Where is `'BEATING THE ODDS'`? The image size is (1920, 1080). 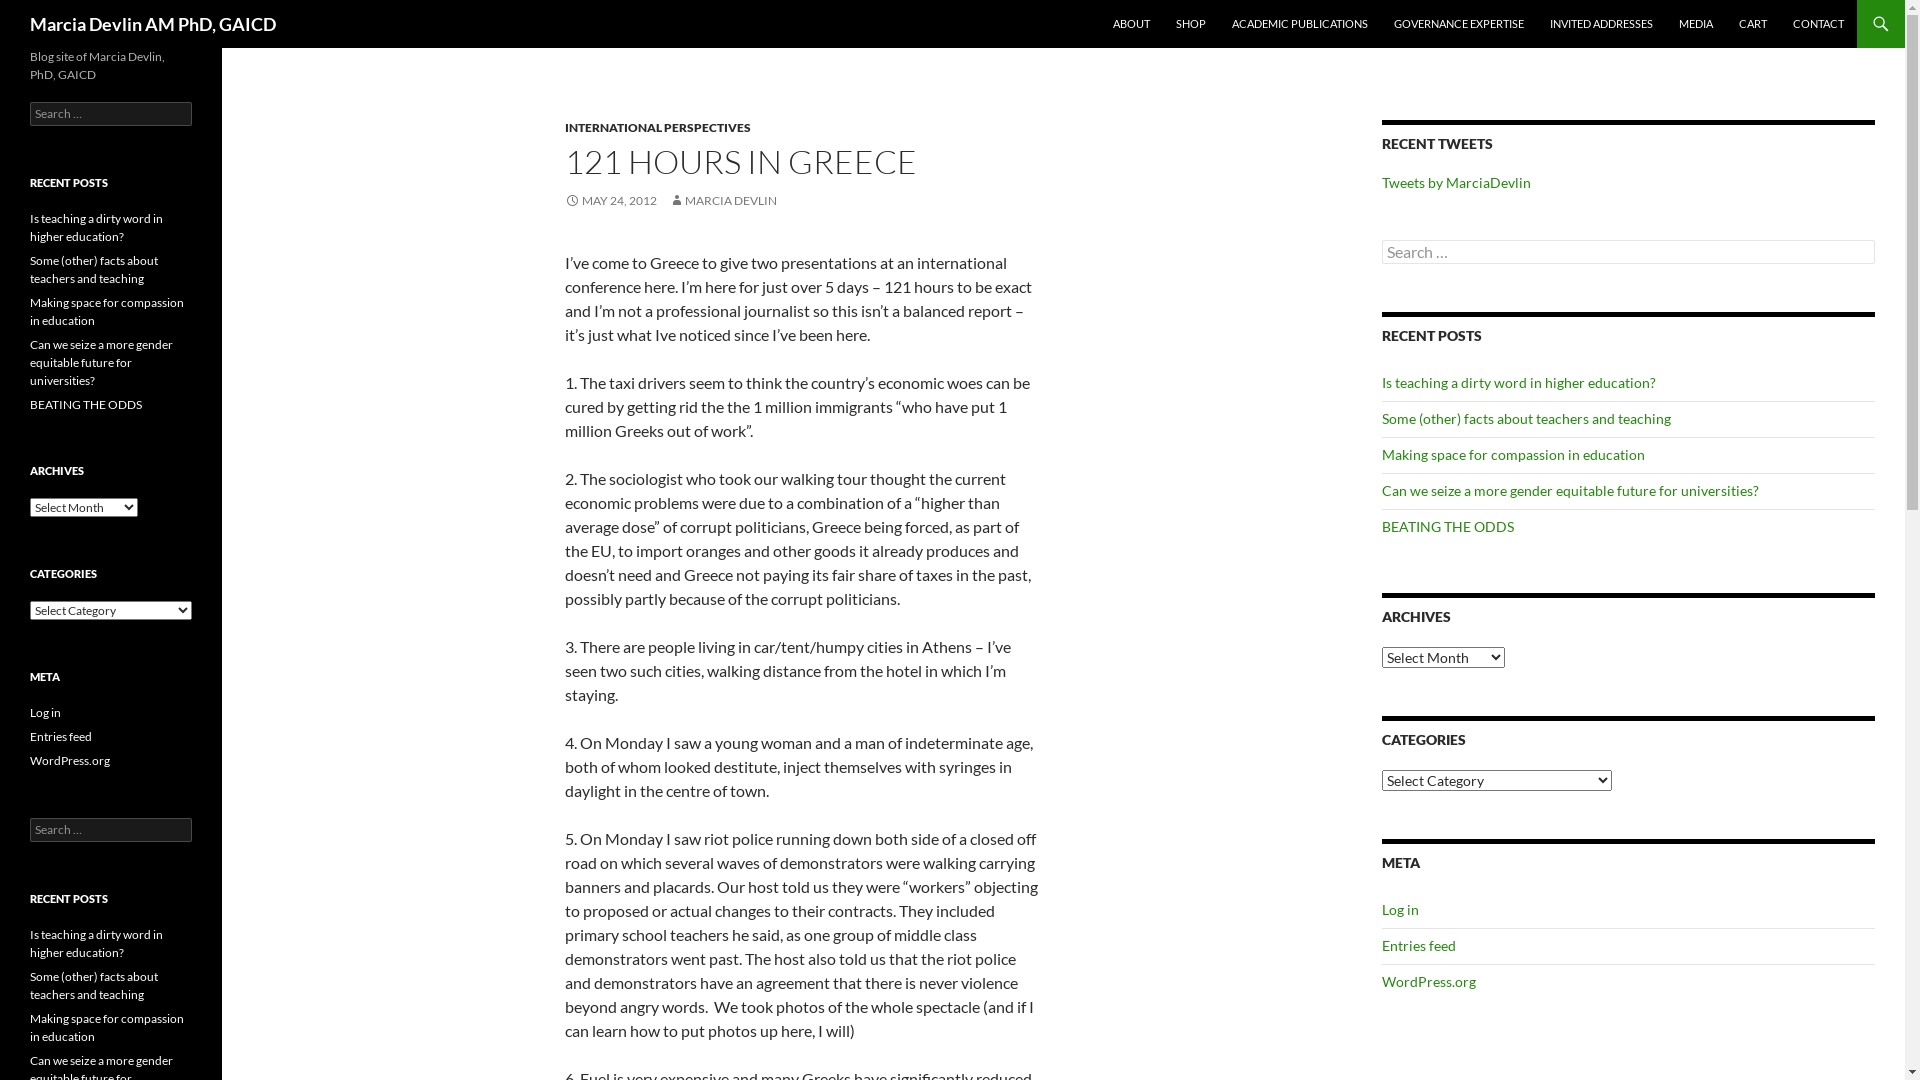
'BEATING THE ODDS' is located at coordinates (85, 404).